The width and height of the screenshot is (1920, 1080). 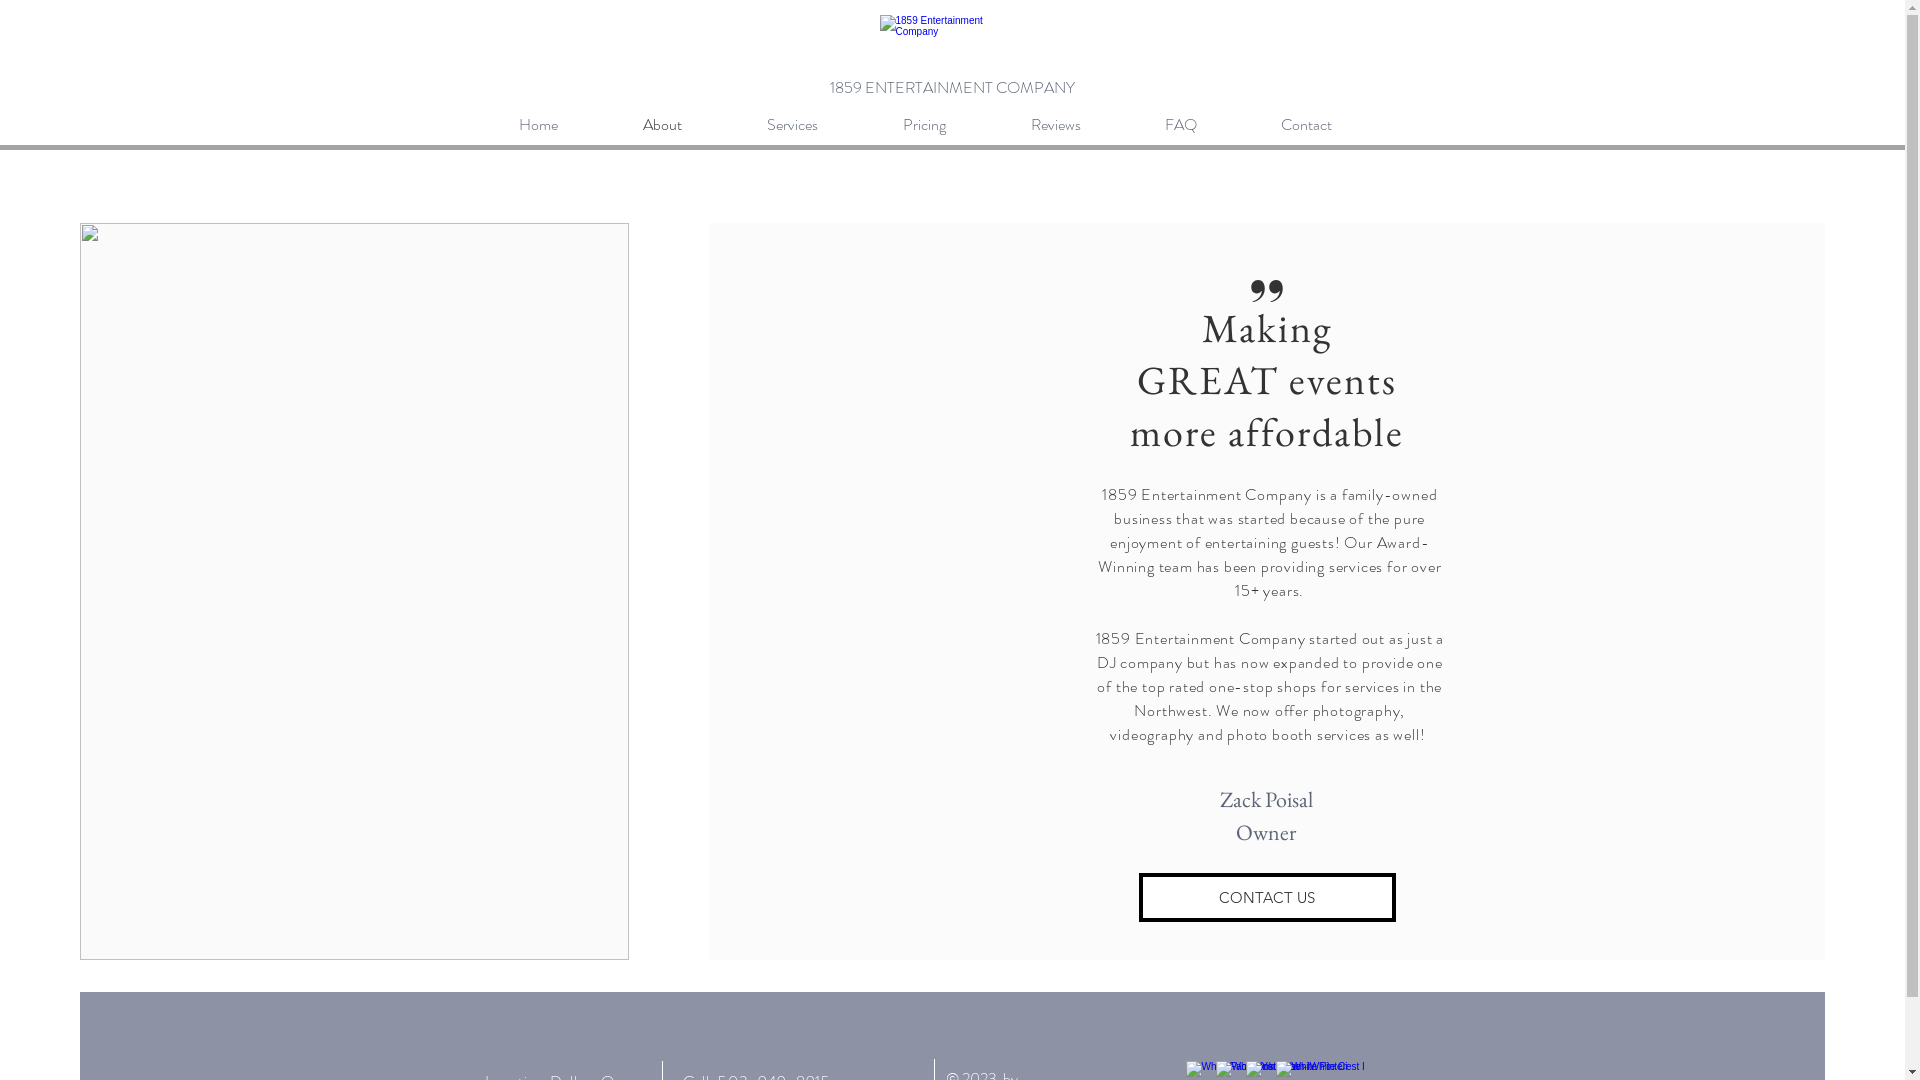 I want to click on '1859 ENTERTAINMENT COMPANY', so click(x=830, y=87).